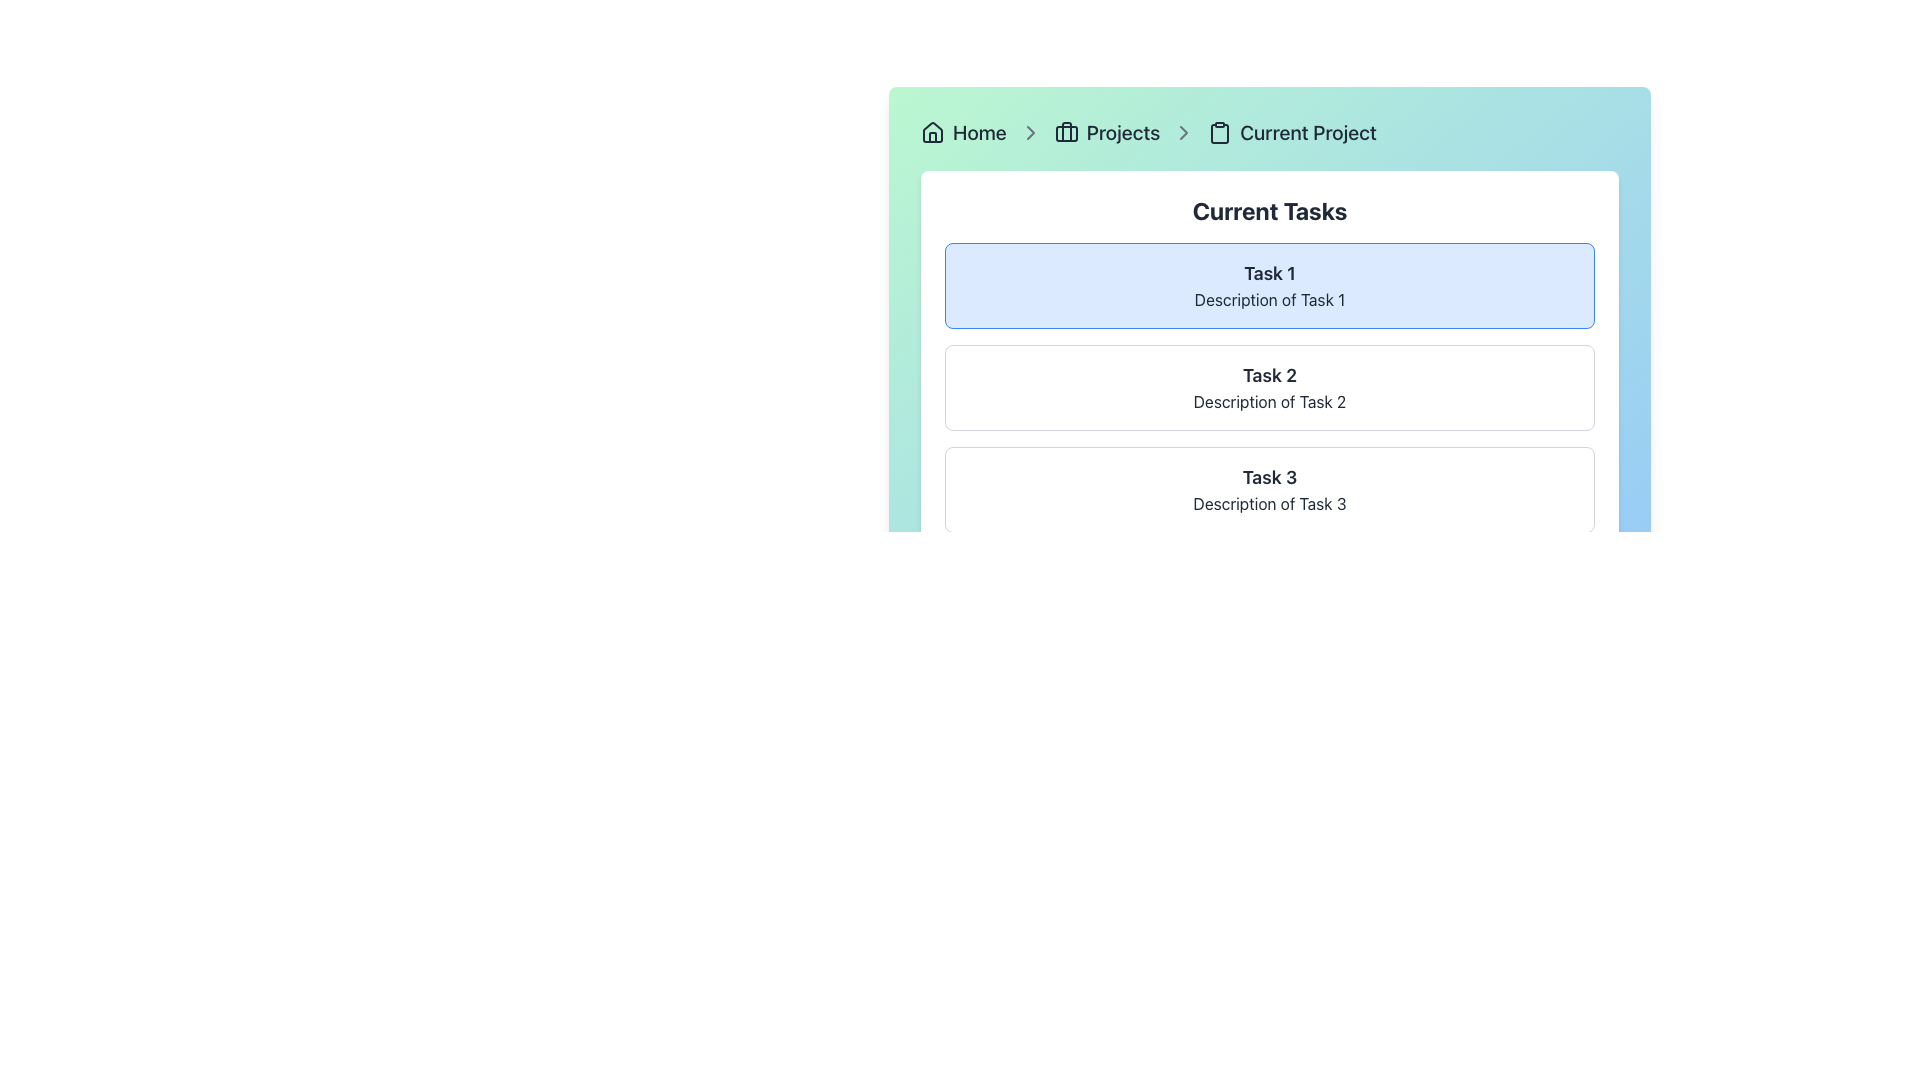 This screenshot has height=1080, width=1920. What do you see at coordinates (1030, 132) in the screenshot?
I see `the second arrow icon in the breadcrumb navigation bar, which separates 'Projects' and 'Current Project' labels` at bounding box center [1030, 132].